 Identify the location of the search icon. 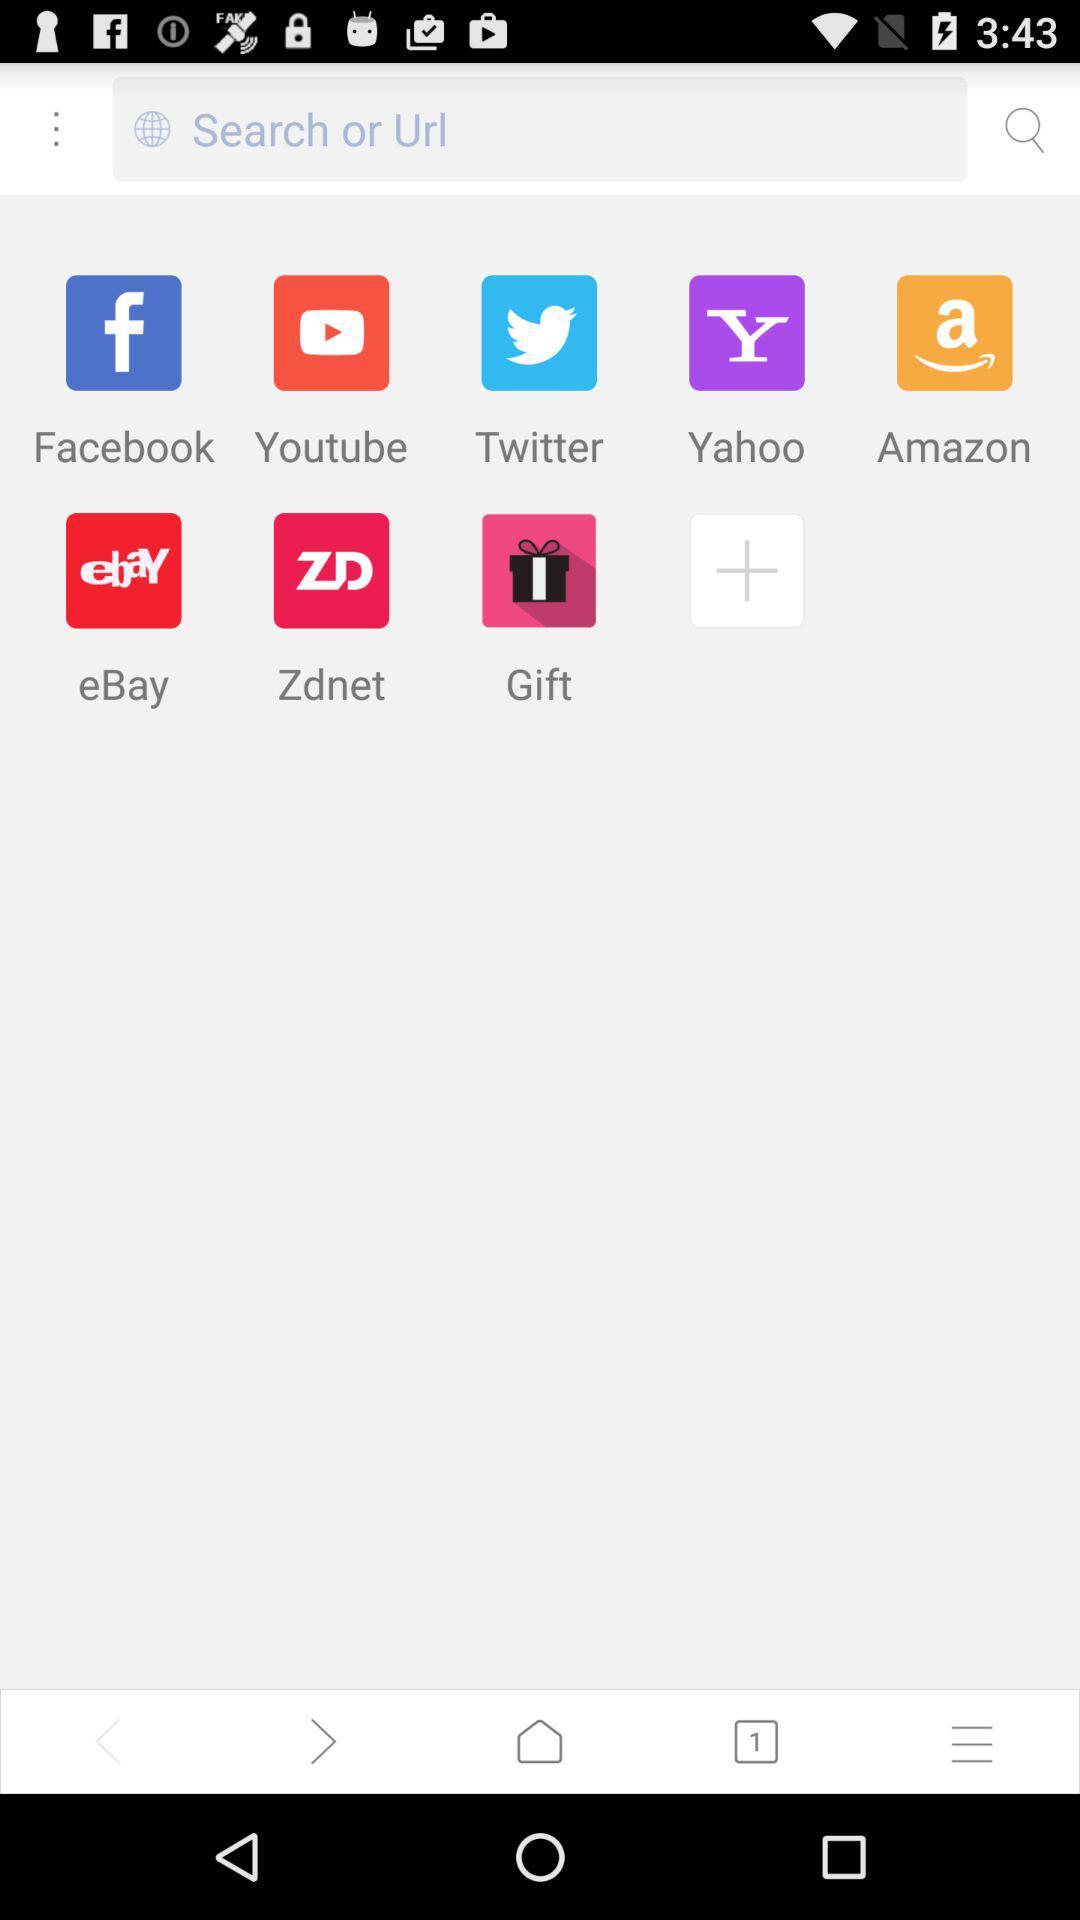
(1023, 137).